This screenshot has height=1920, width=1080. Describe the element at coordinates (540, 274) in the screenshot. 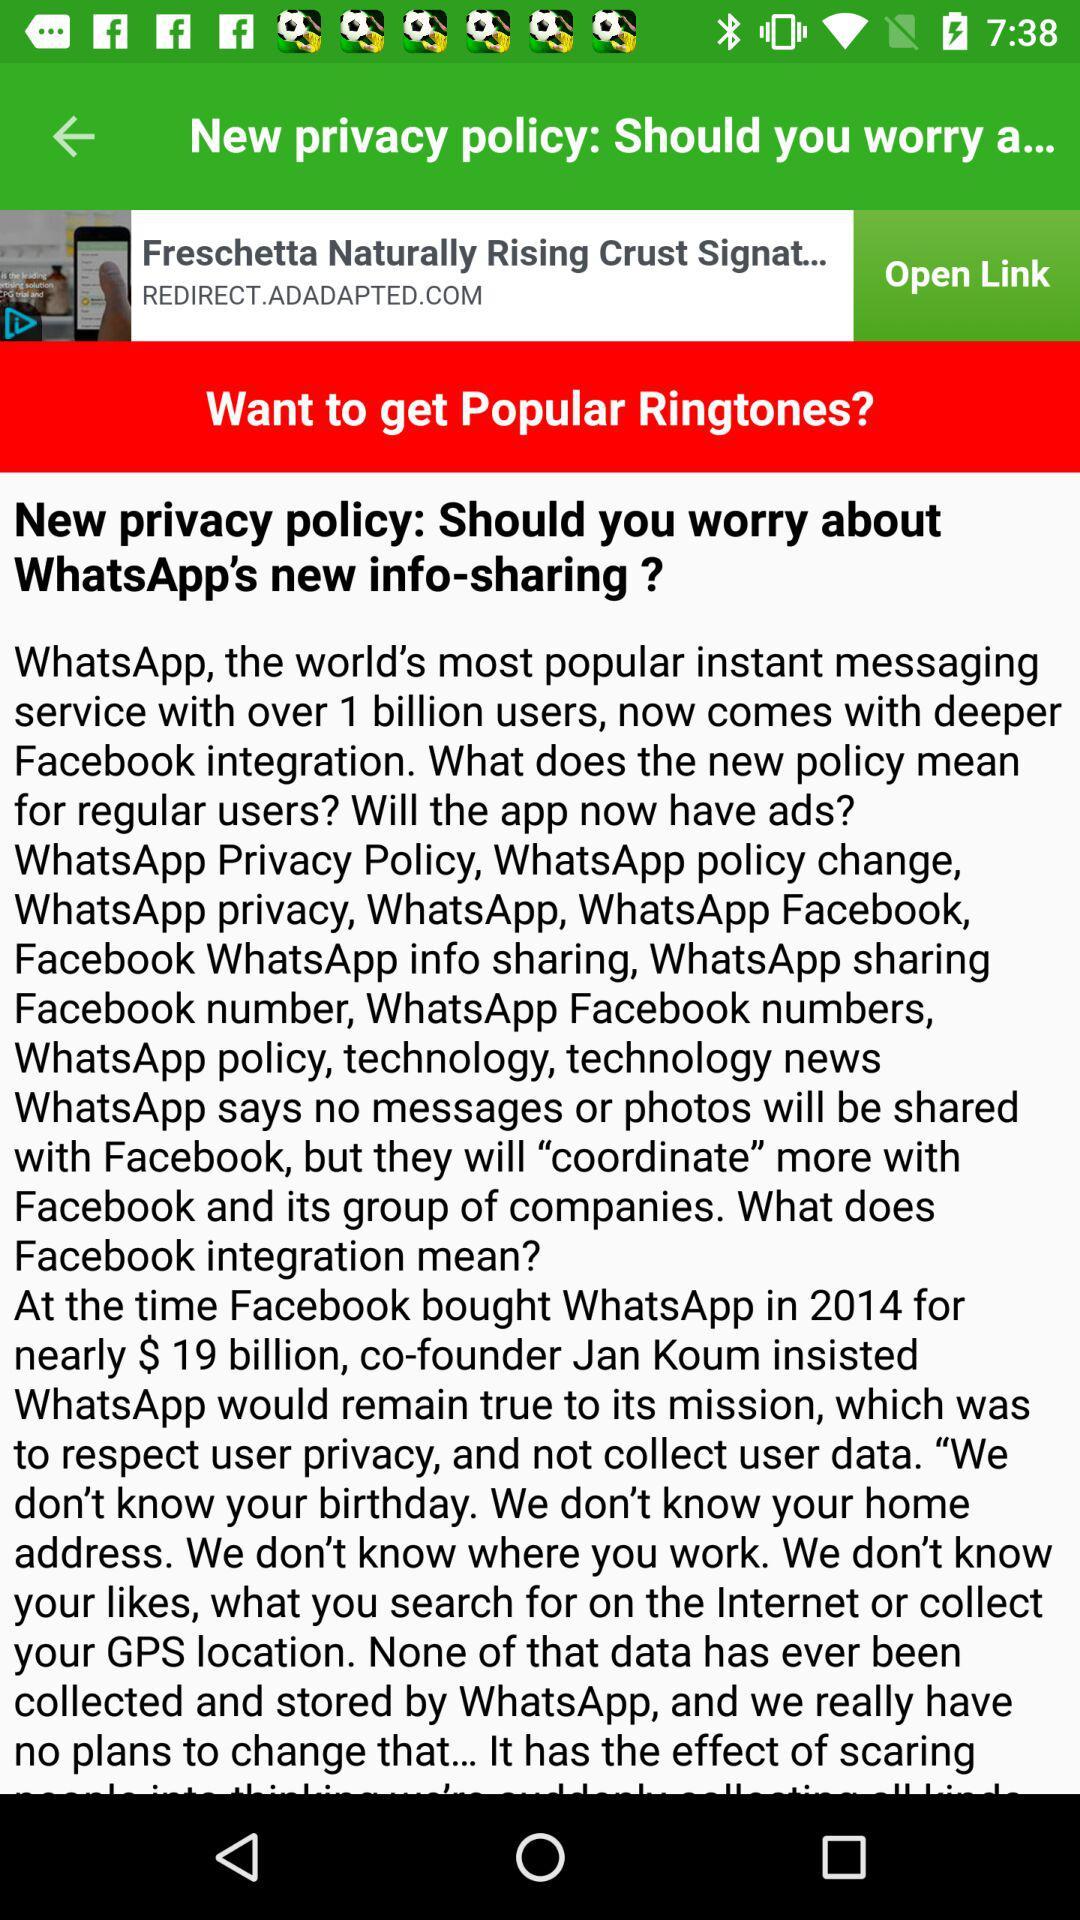

I see `open link` at that location.